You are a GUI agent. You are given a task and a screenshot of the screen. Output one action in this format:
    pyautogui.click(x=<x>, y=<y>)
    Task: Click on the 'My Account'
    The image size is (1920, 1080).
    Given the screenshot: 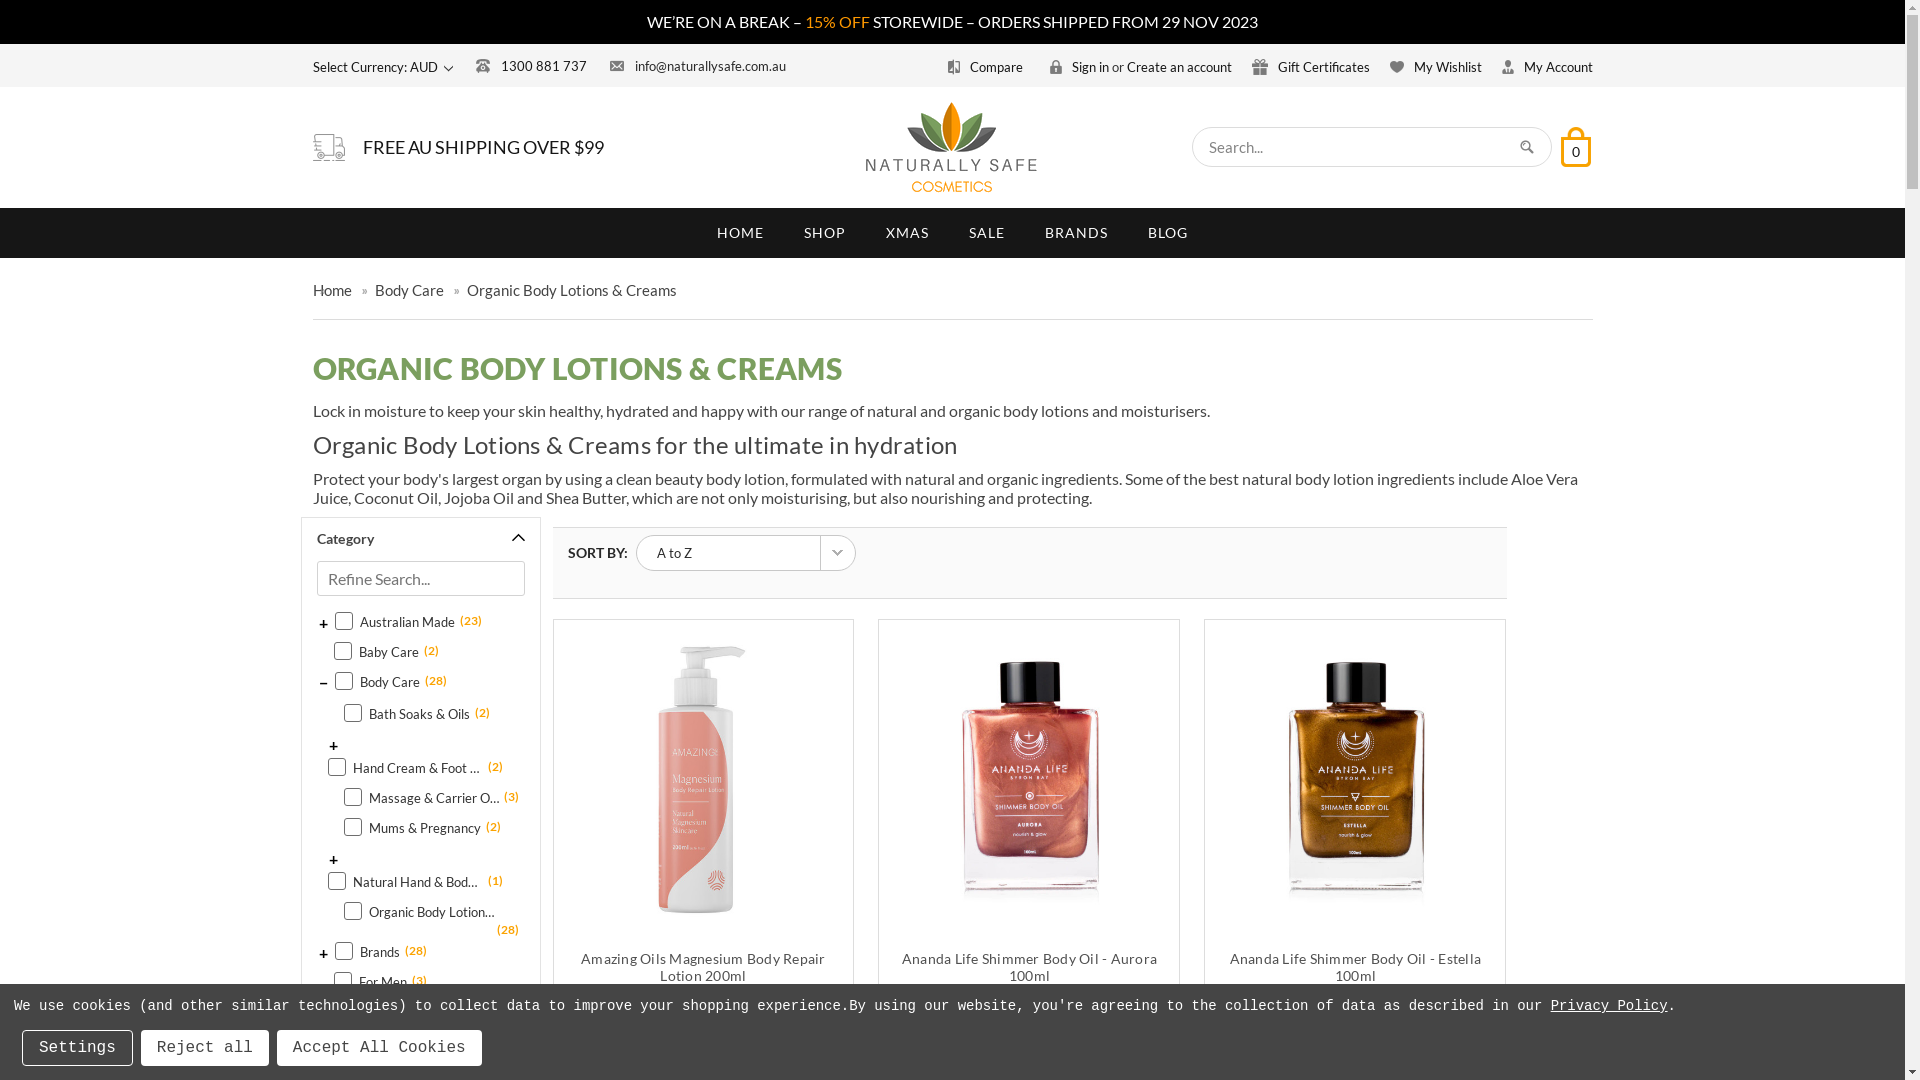 What is the action you would take?
    pyautogui.click(x=1546, y=65)
    